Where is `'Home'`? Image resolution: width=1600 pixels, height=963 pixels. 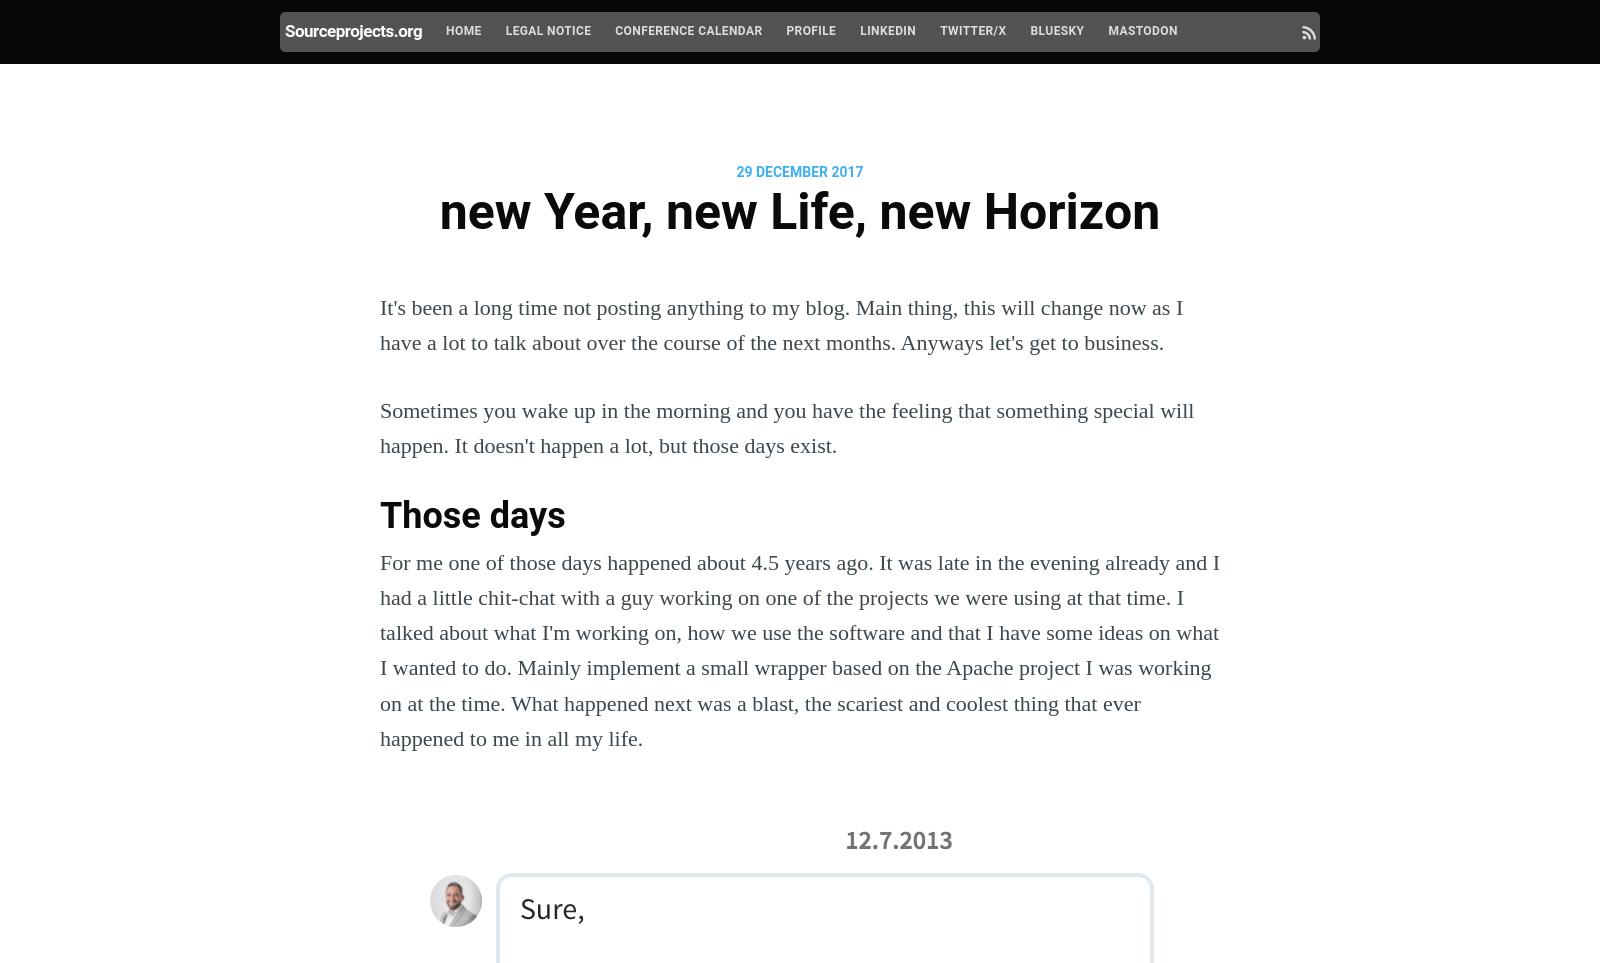 'Home' is located at coordinates (462, 30).